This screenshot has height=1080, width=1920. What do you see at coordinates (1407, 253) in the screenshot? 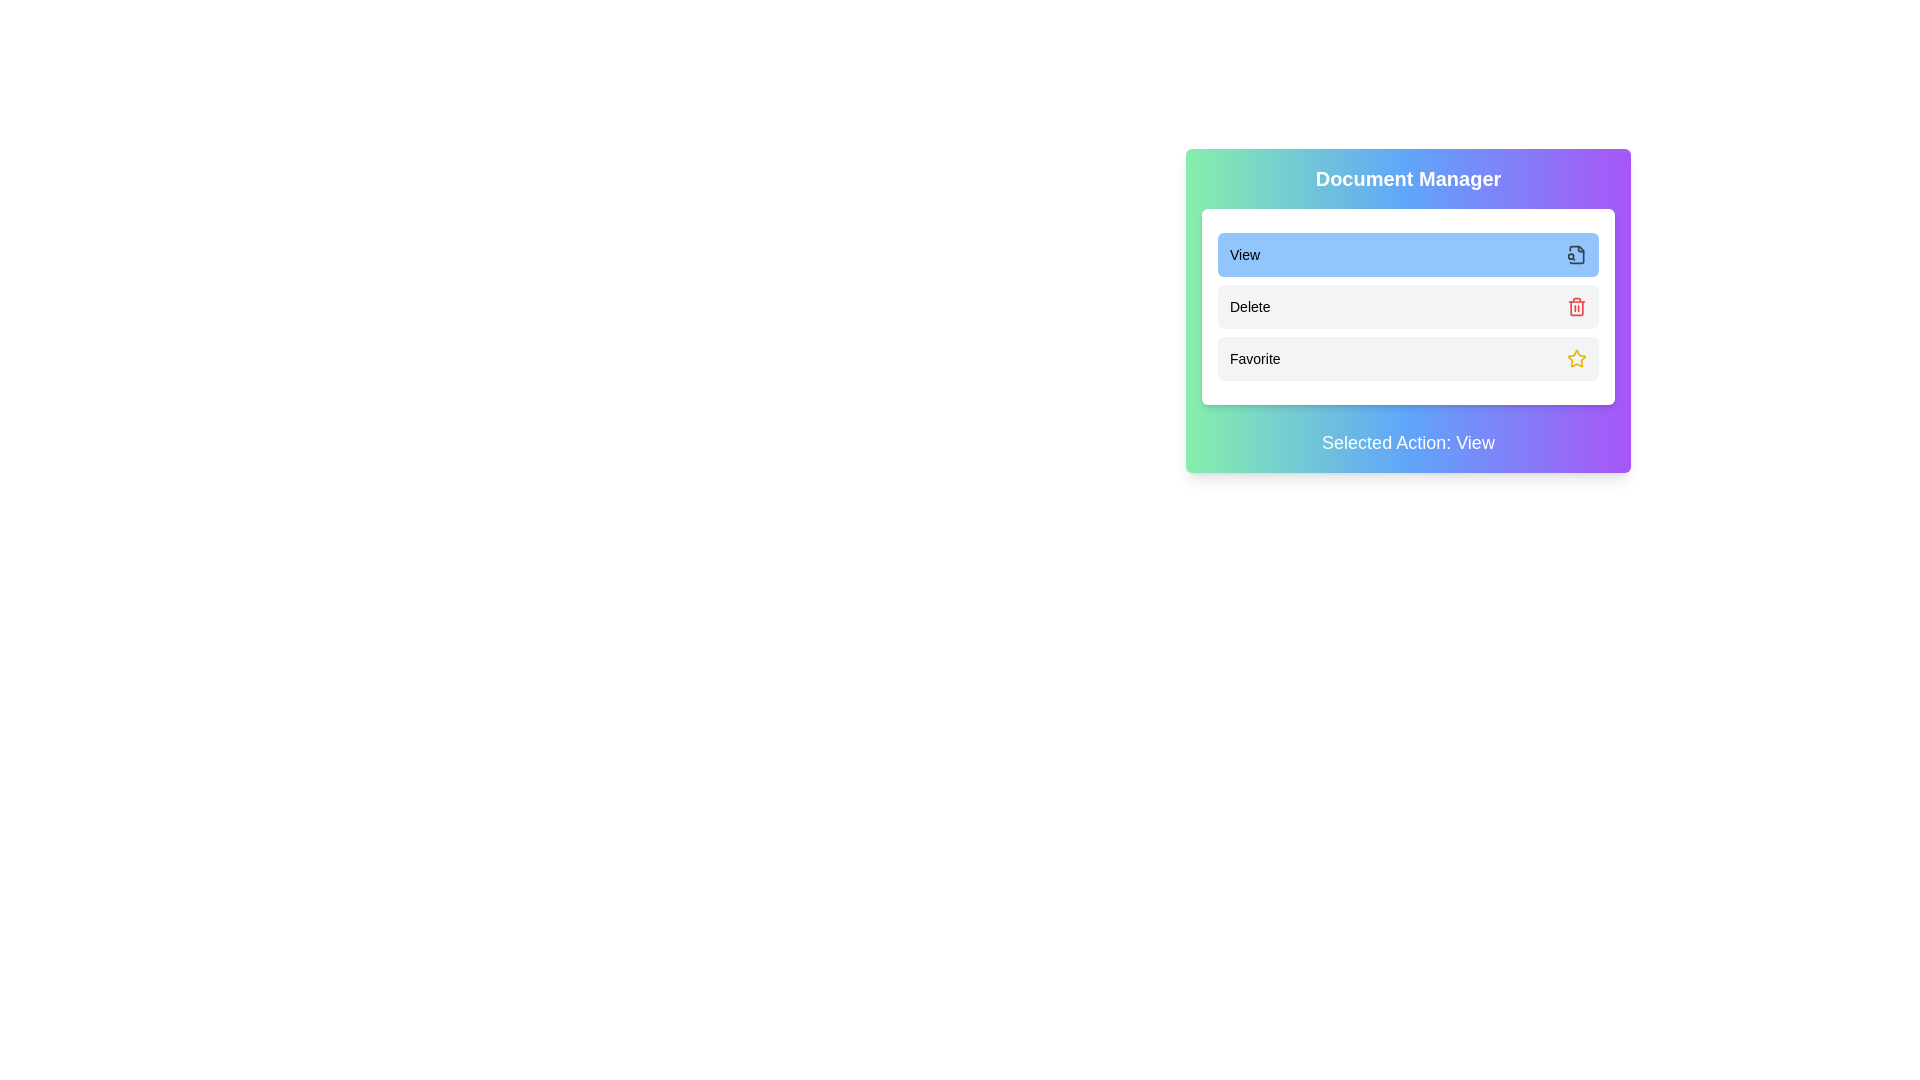
I see `the View button to observe its hover effect` at bounding box center [1407, 253].